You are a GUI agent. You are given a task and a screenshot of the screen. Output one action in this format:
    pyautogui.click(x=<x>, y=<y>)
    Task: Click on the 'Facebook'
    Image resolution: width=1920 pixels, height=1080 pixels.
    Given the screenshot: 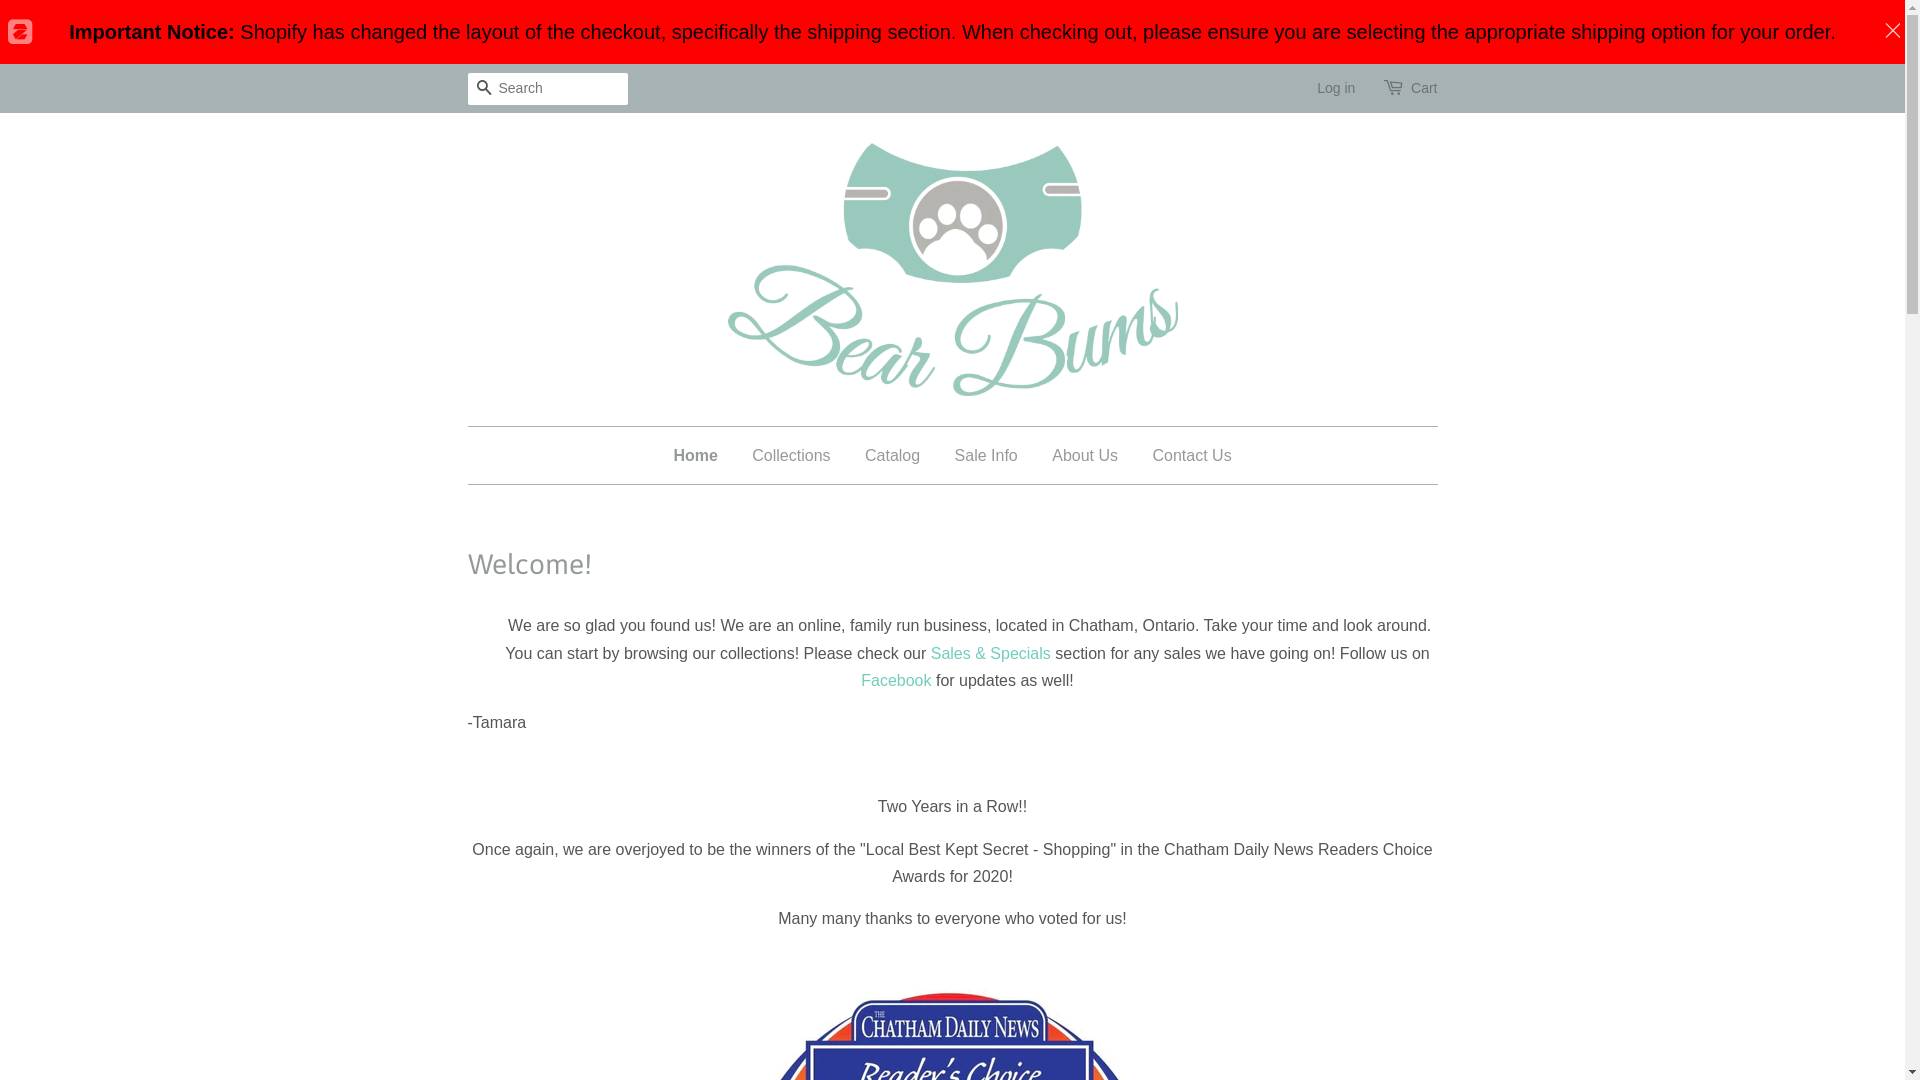 What is the action you would take?
    pyautogui.click(x=895, y=679)
    